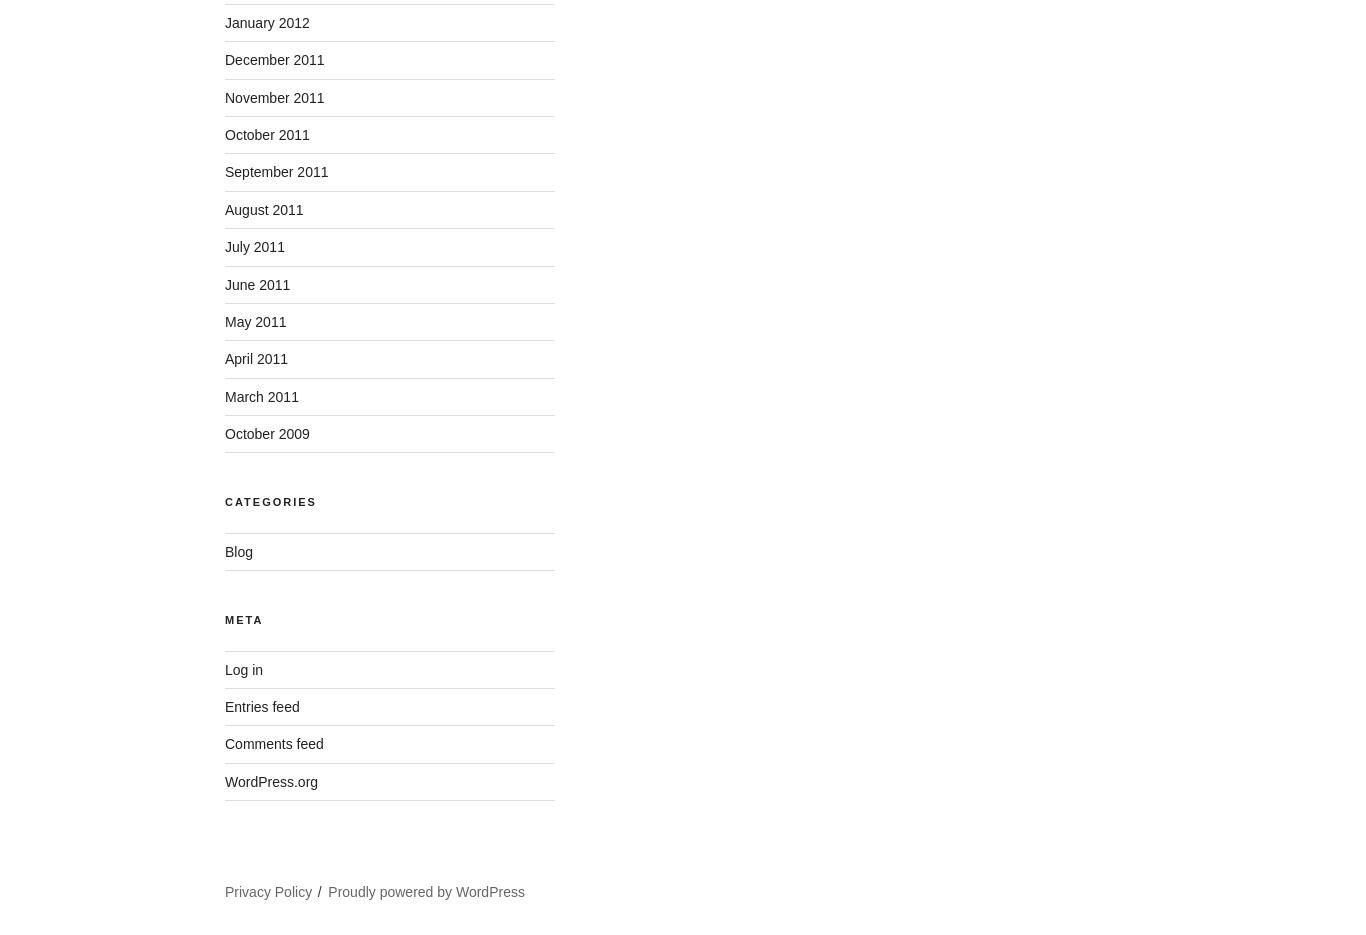 Image resolution: width=1366 pixels, height=935 pixels. Describe the element at coordinates (271, 780) in the screenshot. I see `'WordPress.org'` at that location.